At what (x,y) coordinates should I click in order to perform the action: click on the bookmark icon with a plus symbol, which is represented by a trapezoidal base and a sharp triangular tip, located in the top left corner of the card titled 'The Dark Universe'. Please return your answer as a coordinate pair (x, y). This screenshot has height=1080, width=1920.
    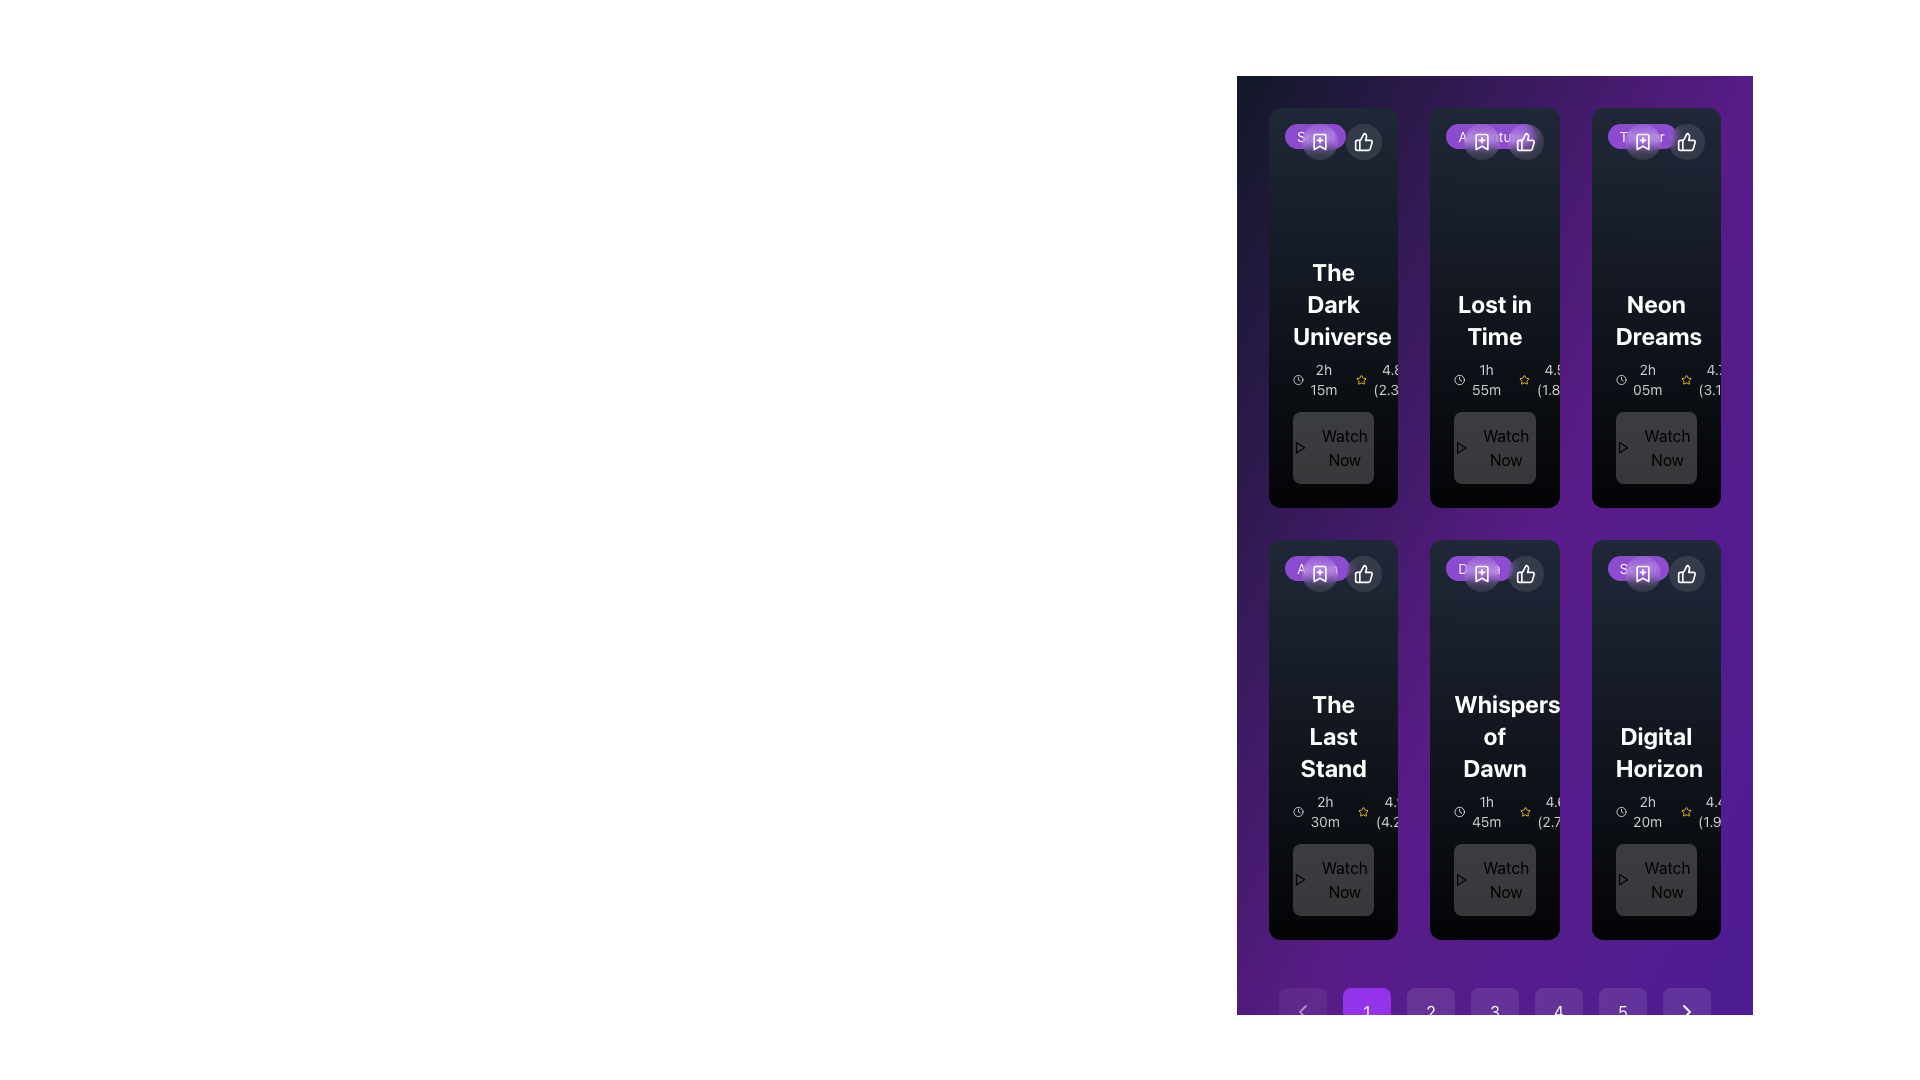
    Looking at the image, I should click on (1320, 141).